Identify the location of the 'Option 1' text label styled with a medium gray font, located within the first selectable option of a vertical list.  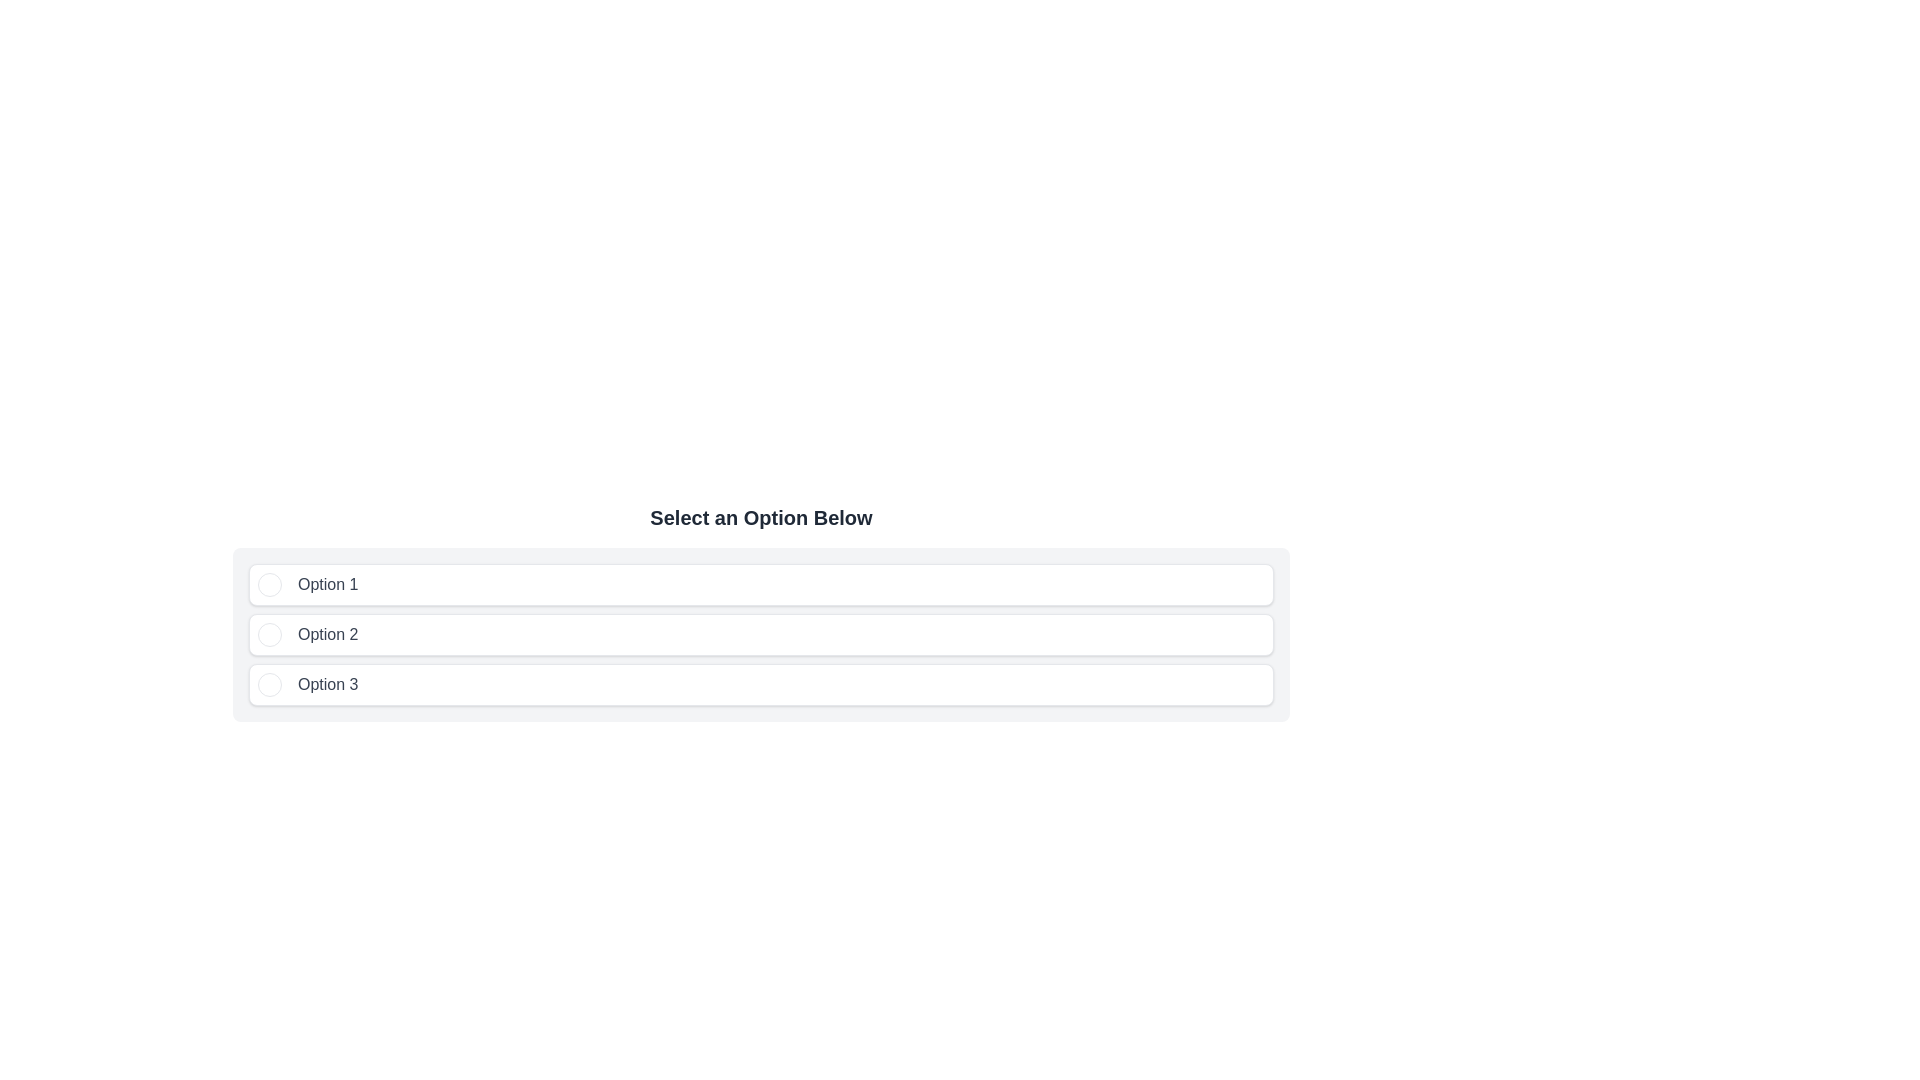
(328, 585).